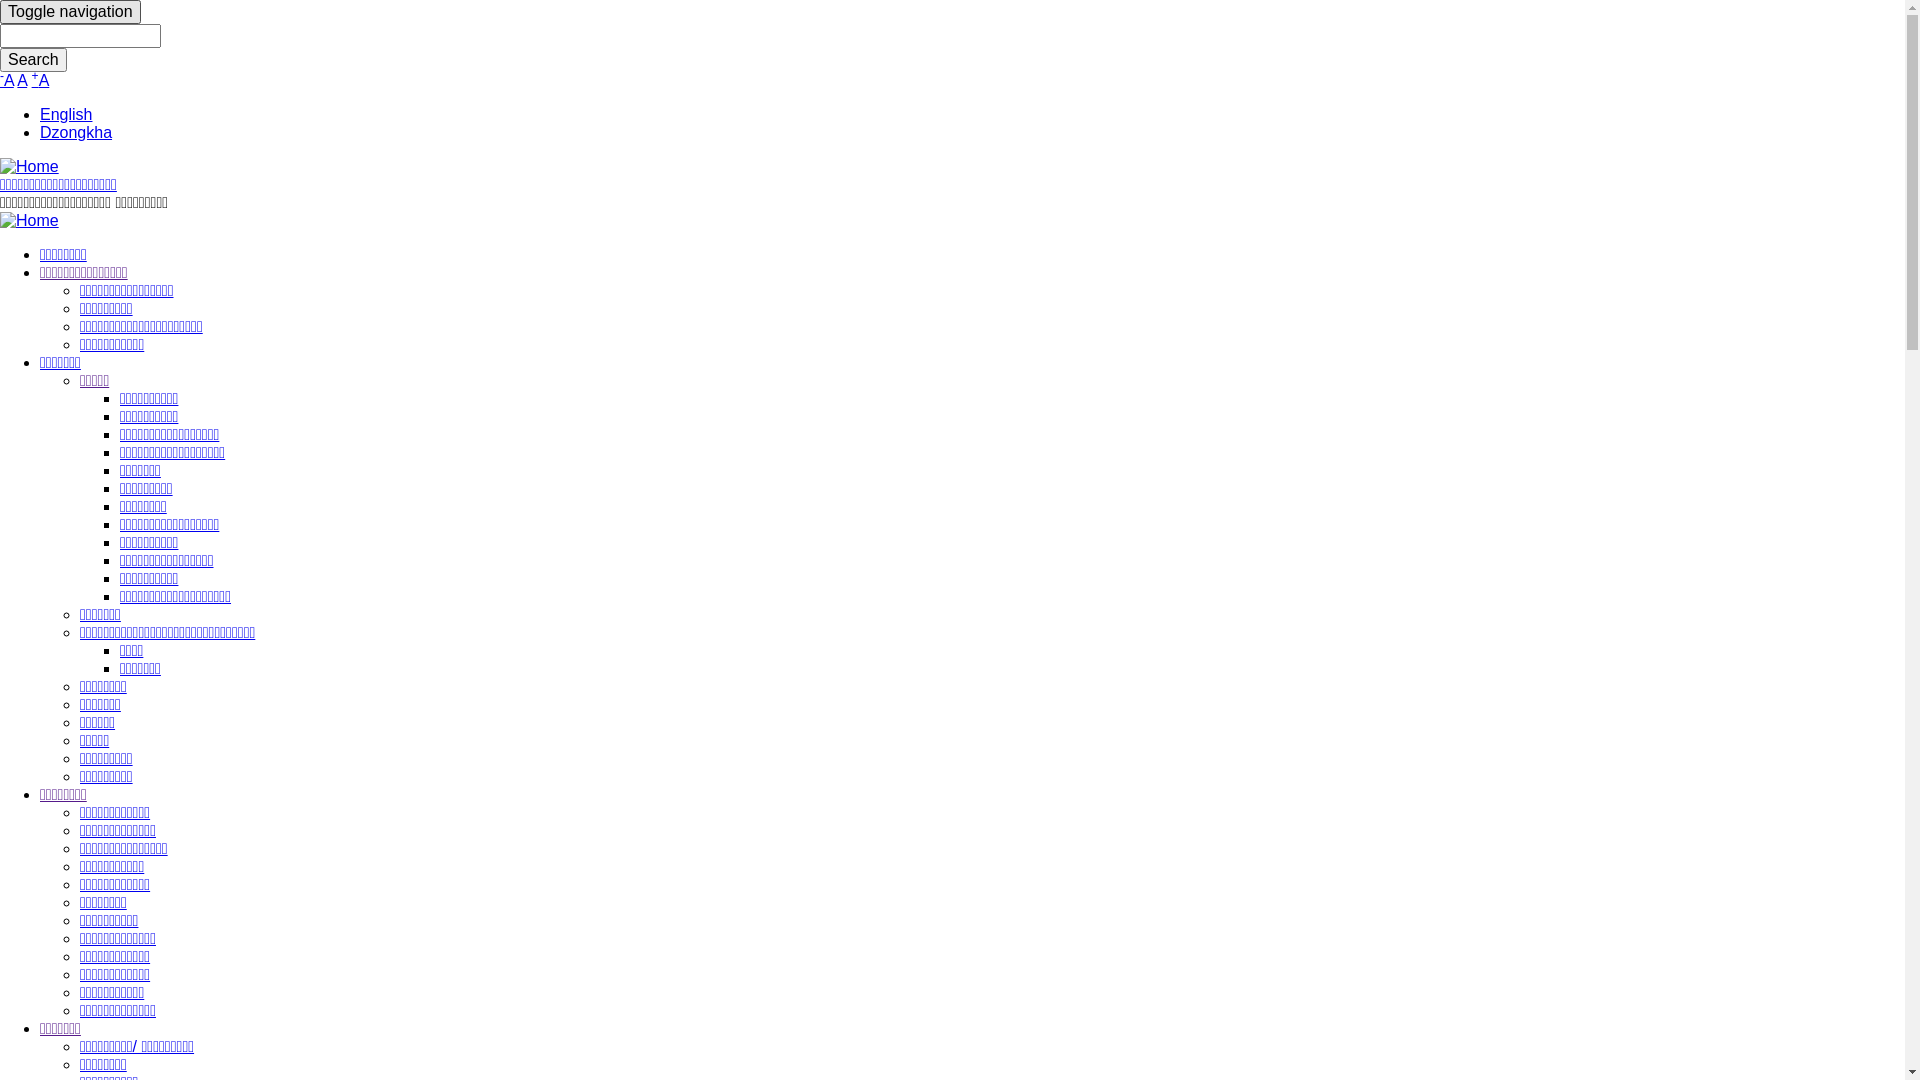 Image resolution: width=1920 pixels, height=1080 pixels. I want to click on '+A', so click(41, 79).